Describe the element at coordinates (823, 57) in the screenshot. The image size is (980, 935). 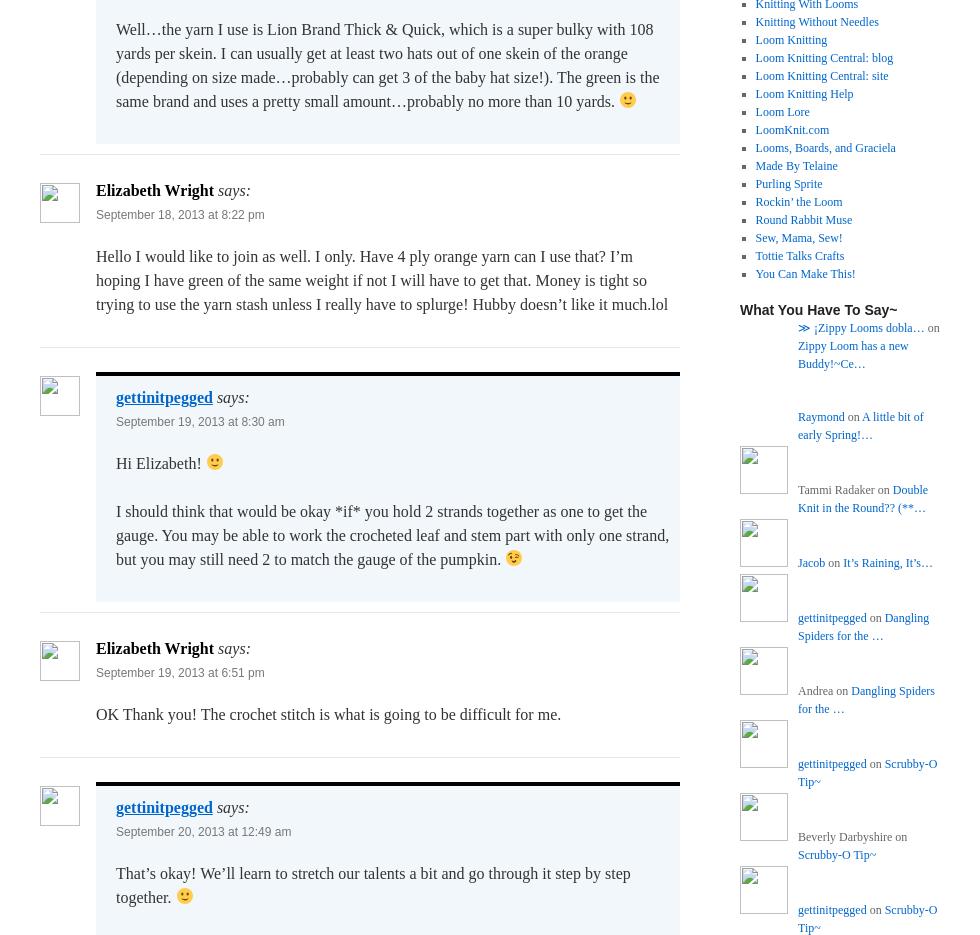
I see `'Loom Knitting Central: blog'` at that location.